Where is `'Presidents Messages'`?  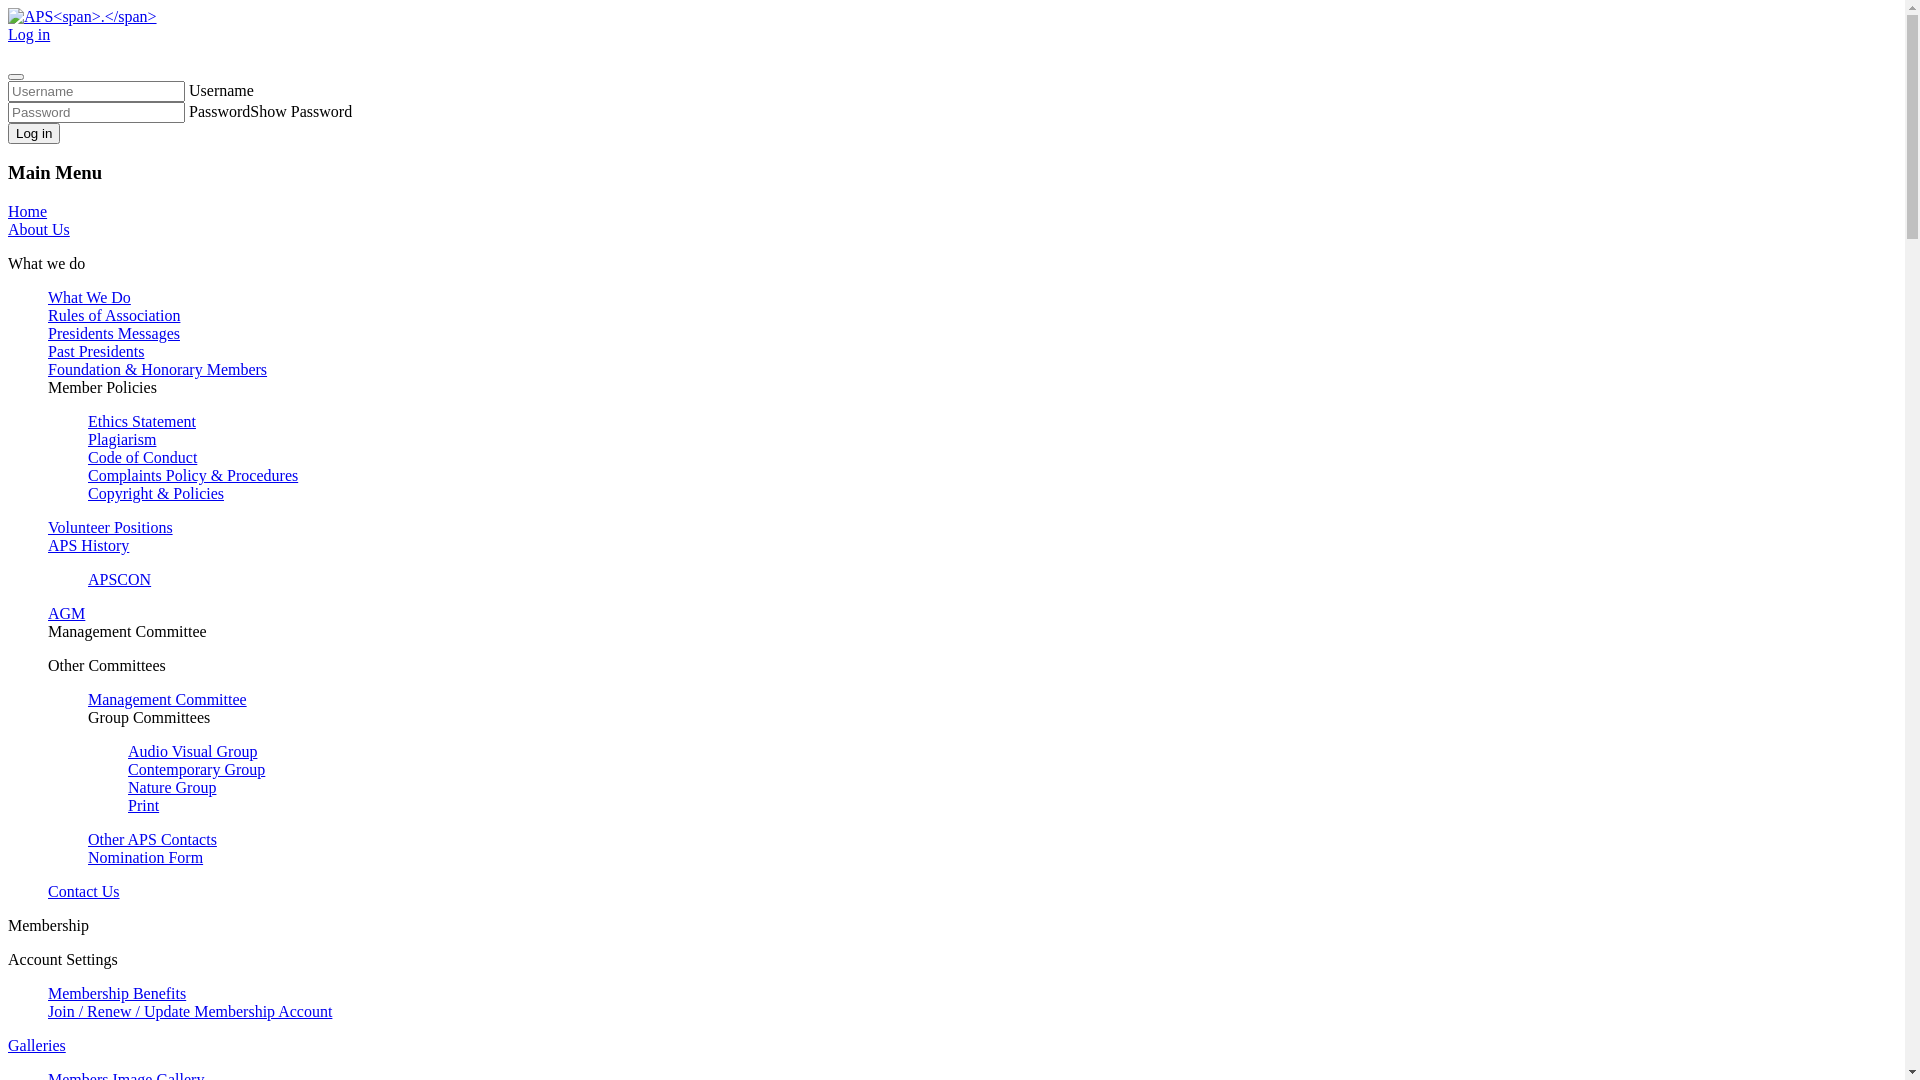 'Presidents Messages' is located at coordinates (113, 332).